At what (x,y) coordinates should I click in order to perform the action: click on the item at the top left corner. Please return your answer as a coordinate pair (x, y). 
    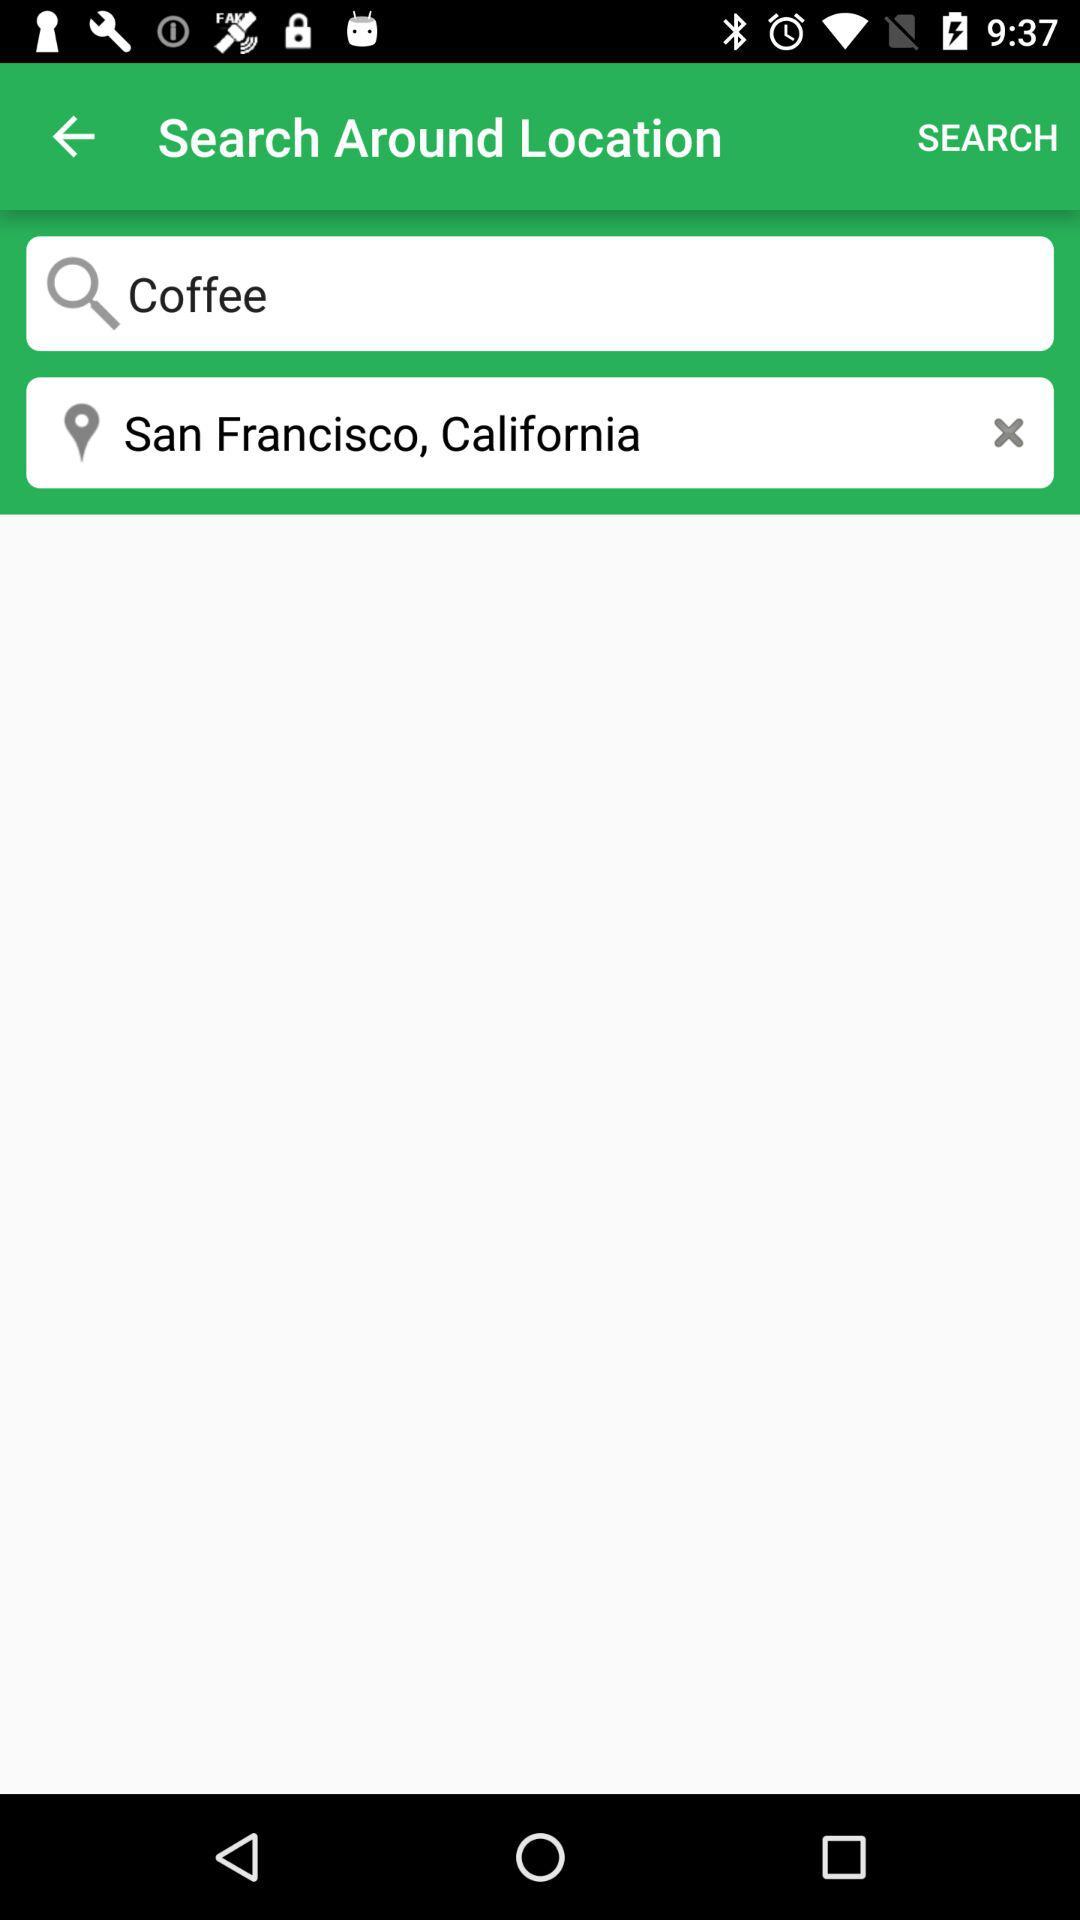
    Looking at the image, I should click on (72, 135).